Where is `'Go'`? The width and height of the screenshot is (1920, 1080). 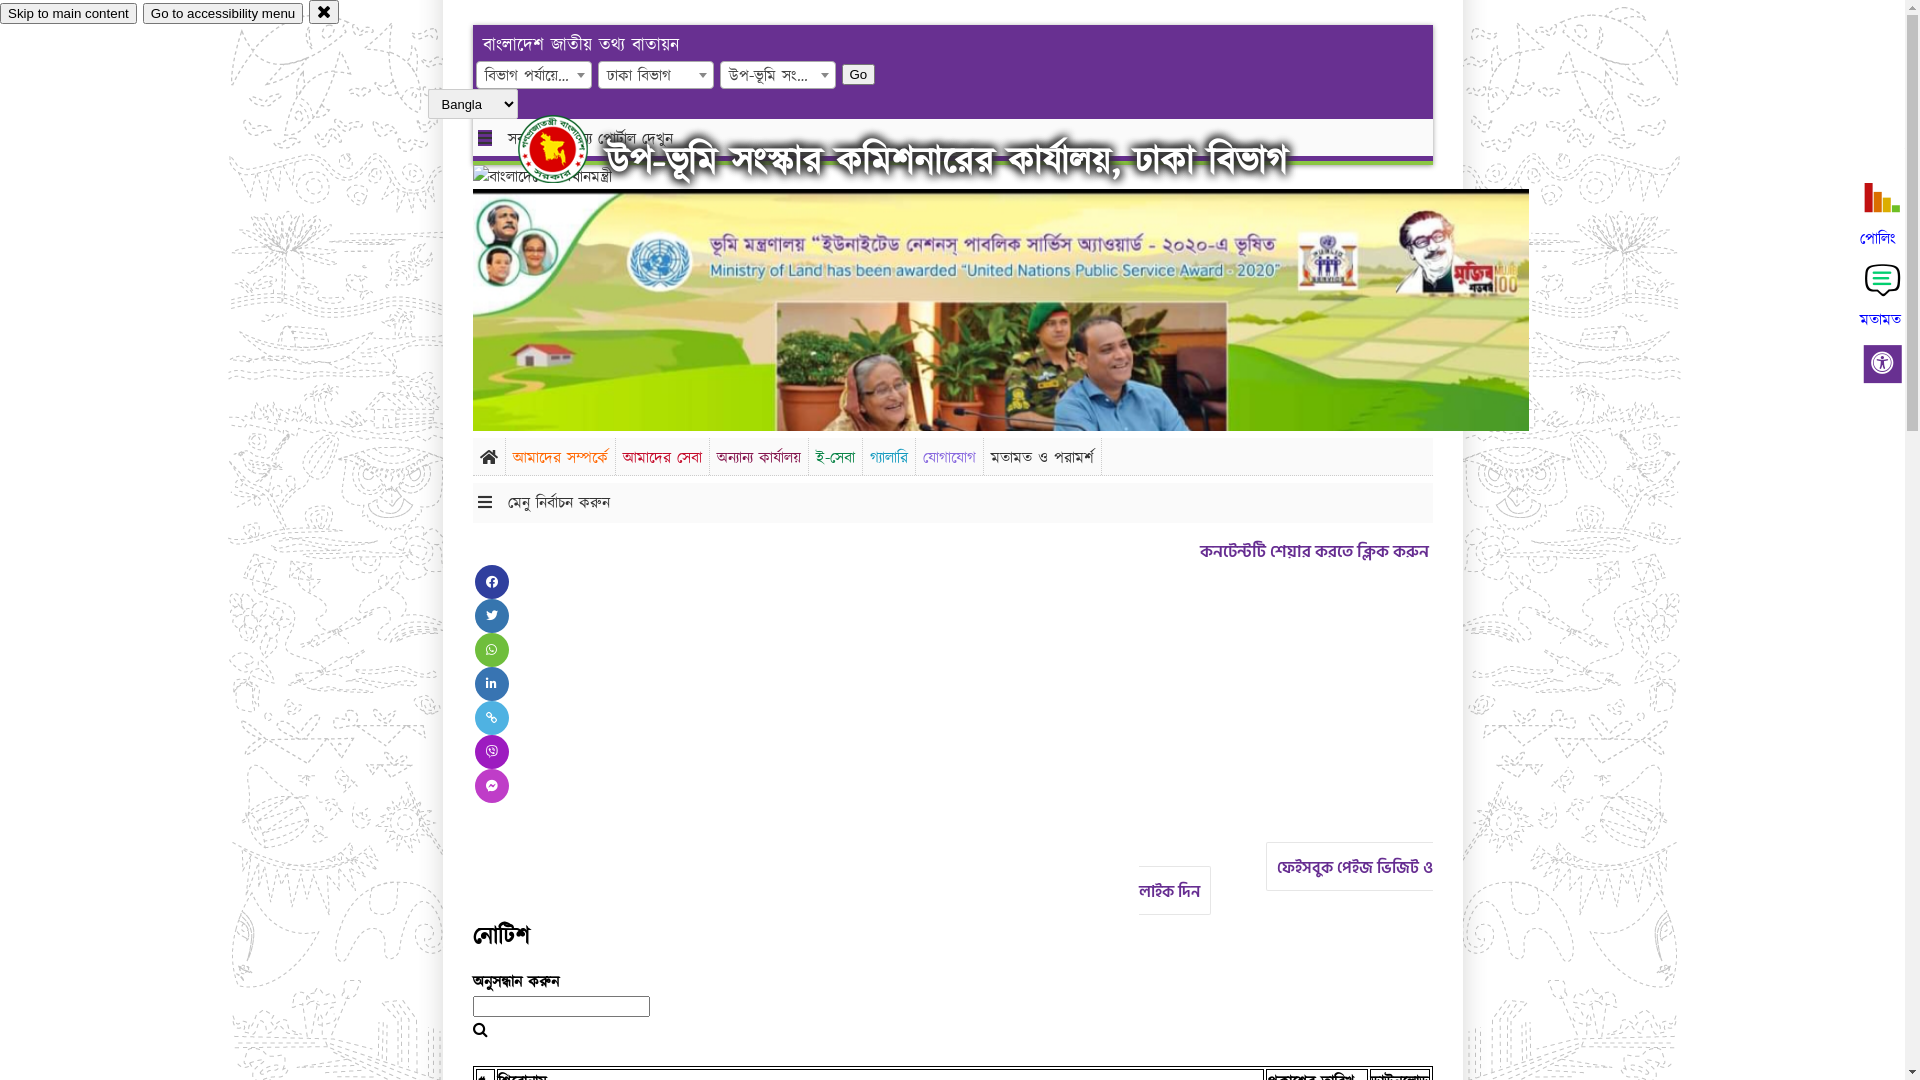
'Go' is located at coordinates (859, 73).